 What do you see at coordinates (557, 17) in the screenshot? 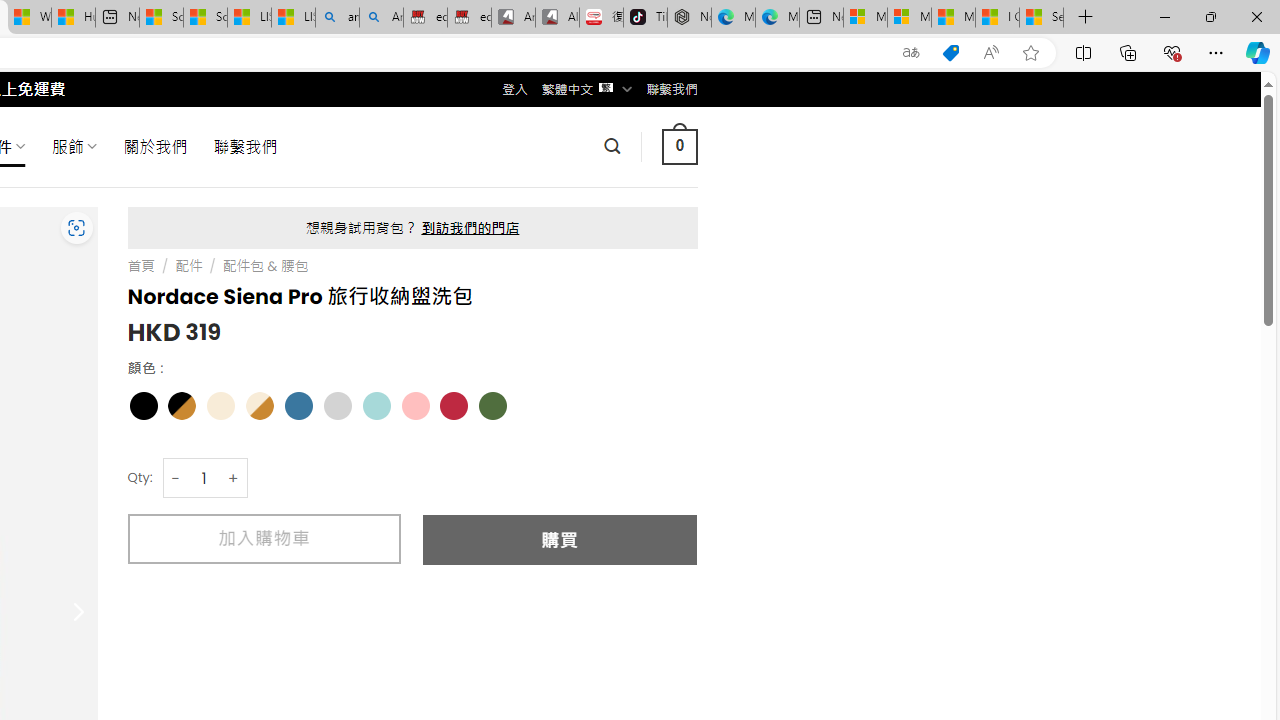
I see `'All Cubot phones'` at bounding box center [557, 17].